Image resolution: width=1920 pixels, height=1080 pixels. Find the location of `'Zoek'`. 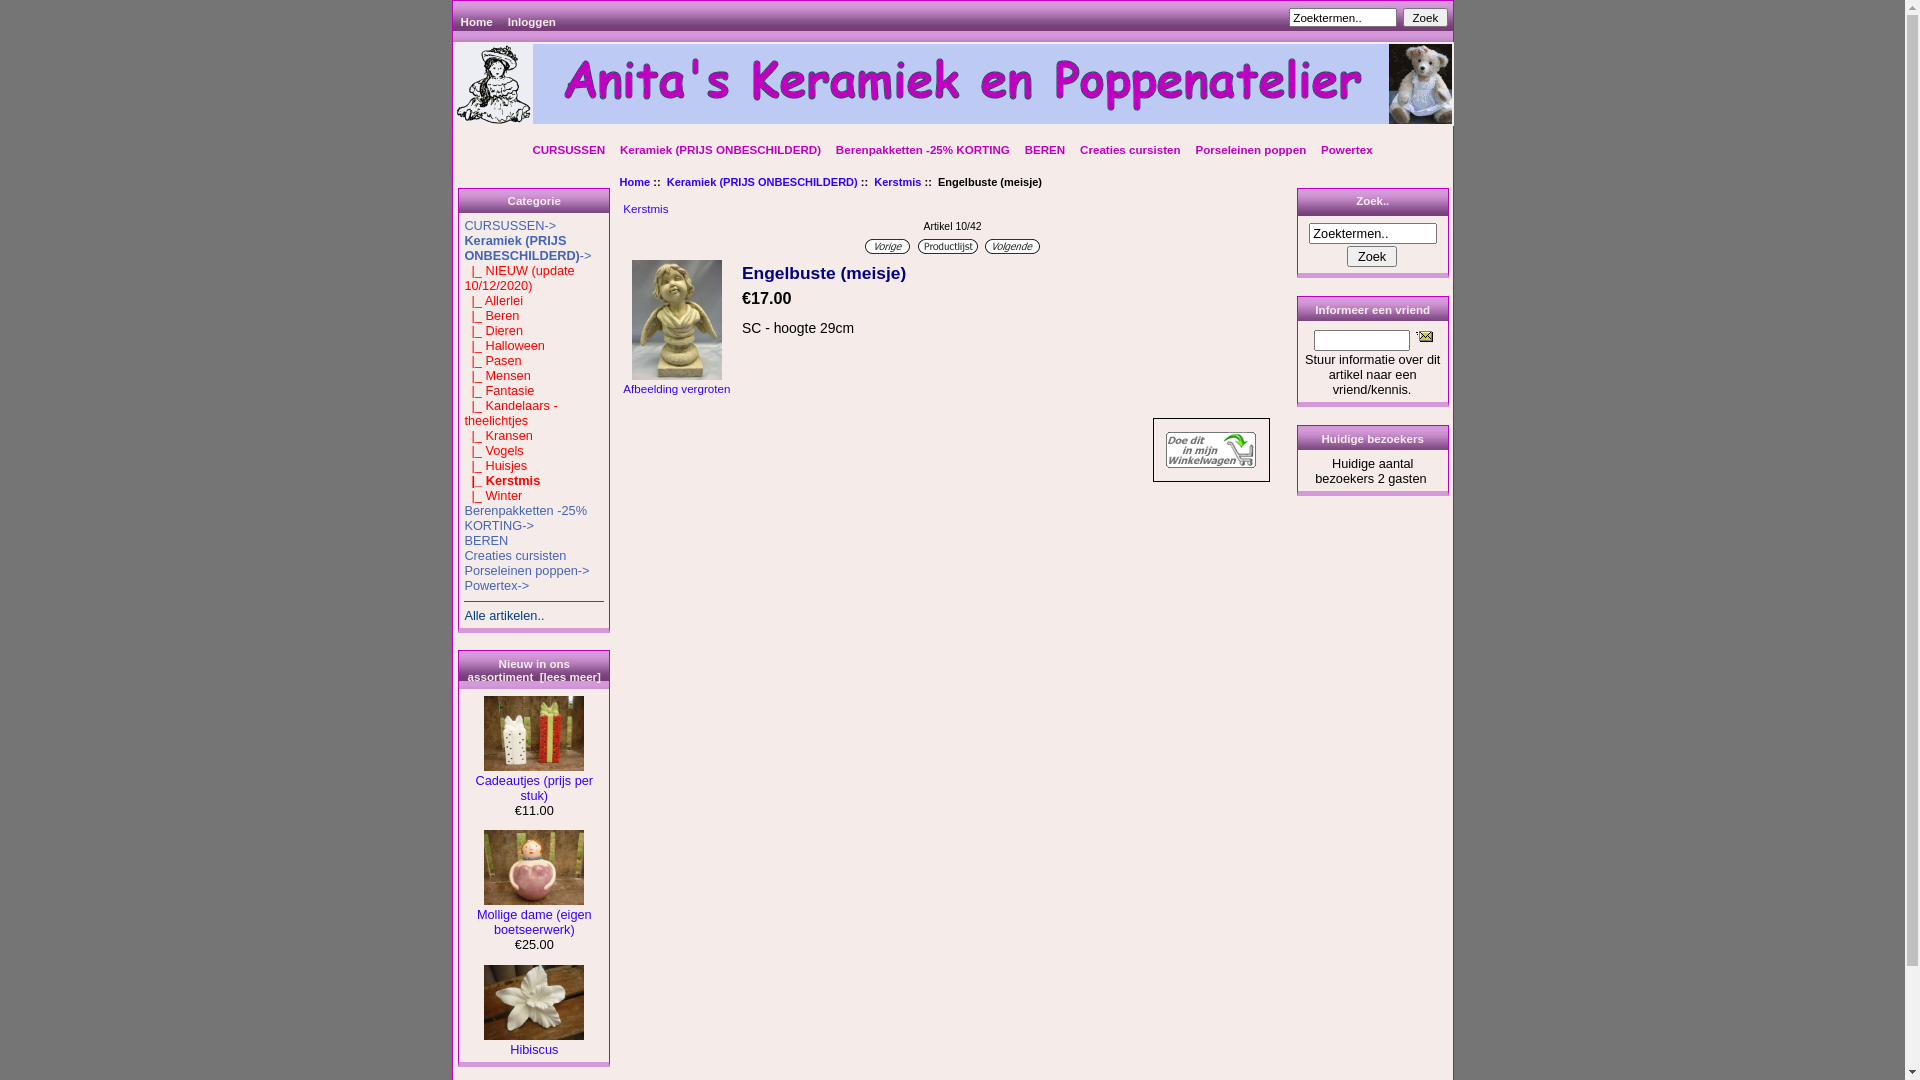

'Zoek' is located at coordinates (1424, 17).